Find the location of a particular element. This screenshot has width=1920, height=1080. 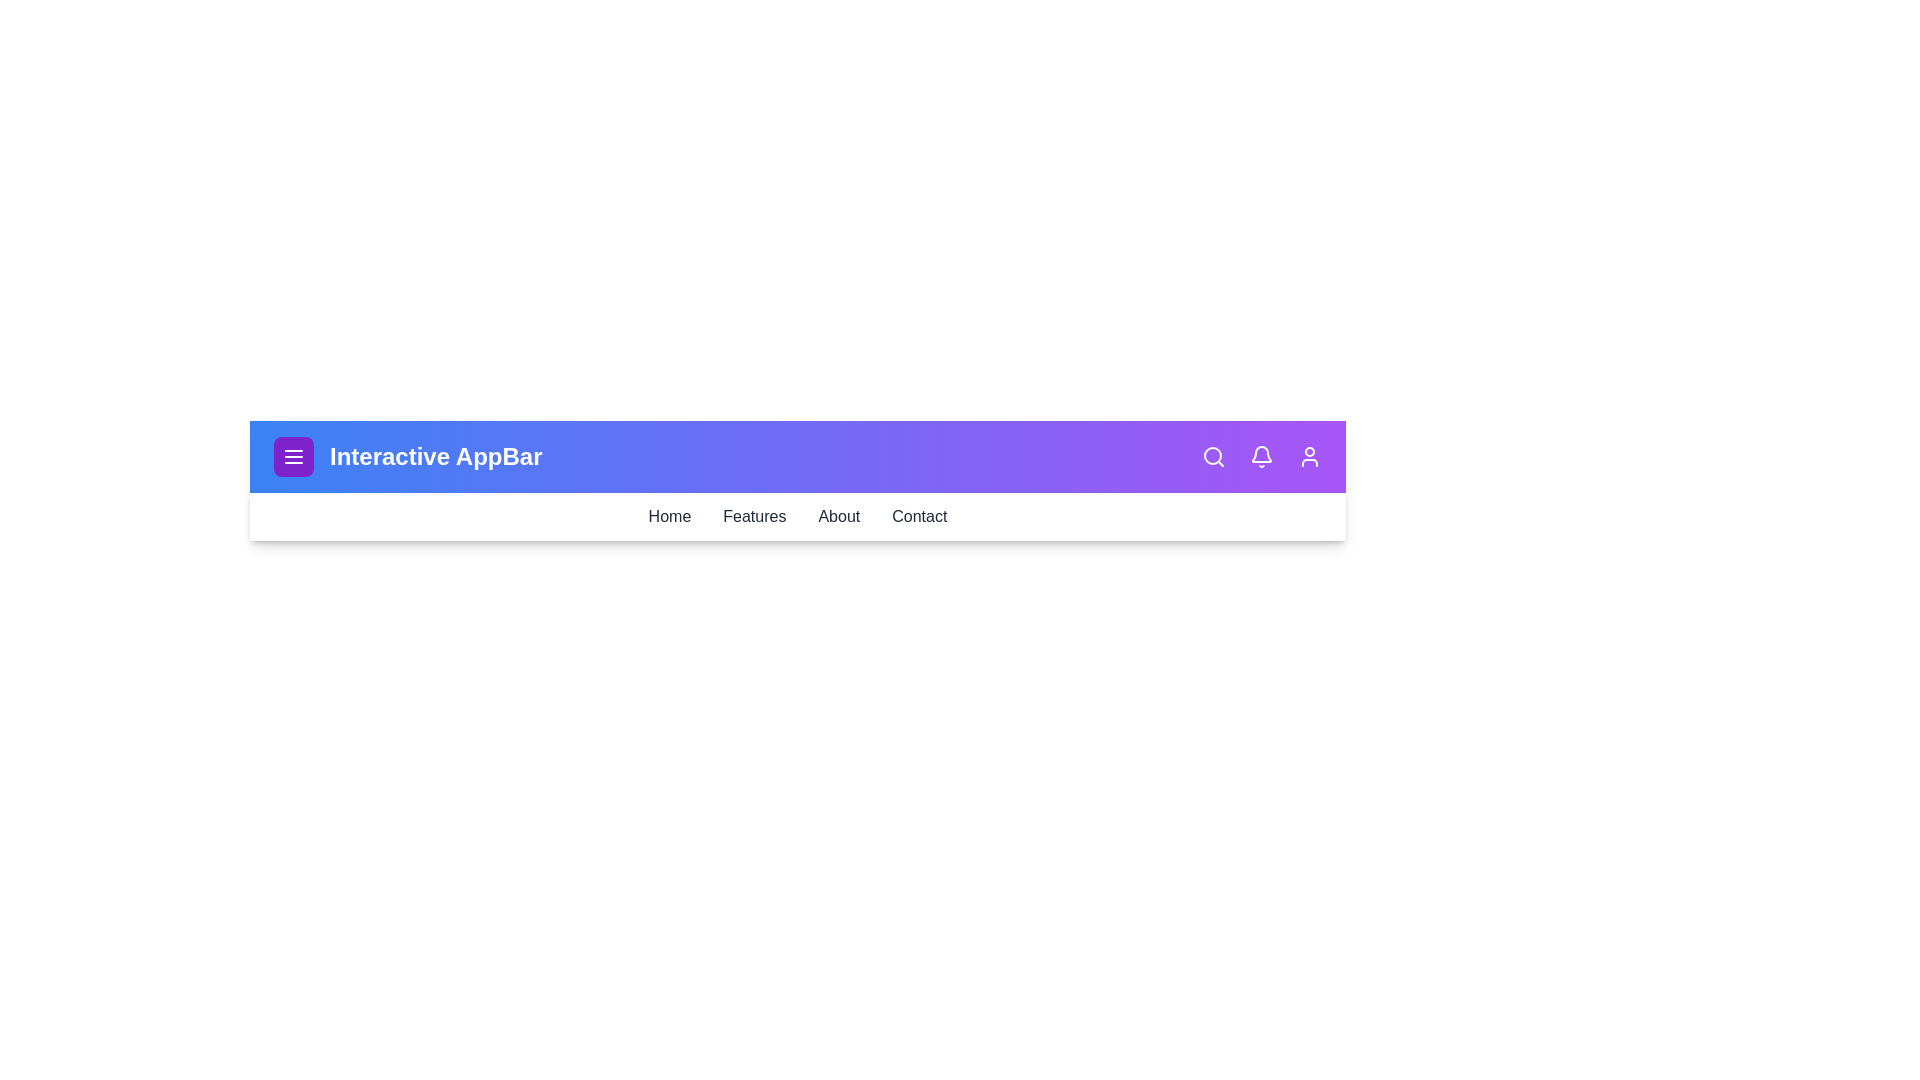

the Features link in the navigation menu is located at coordinates (753, 515).